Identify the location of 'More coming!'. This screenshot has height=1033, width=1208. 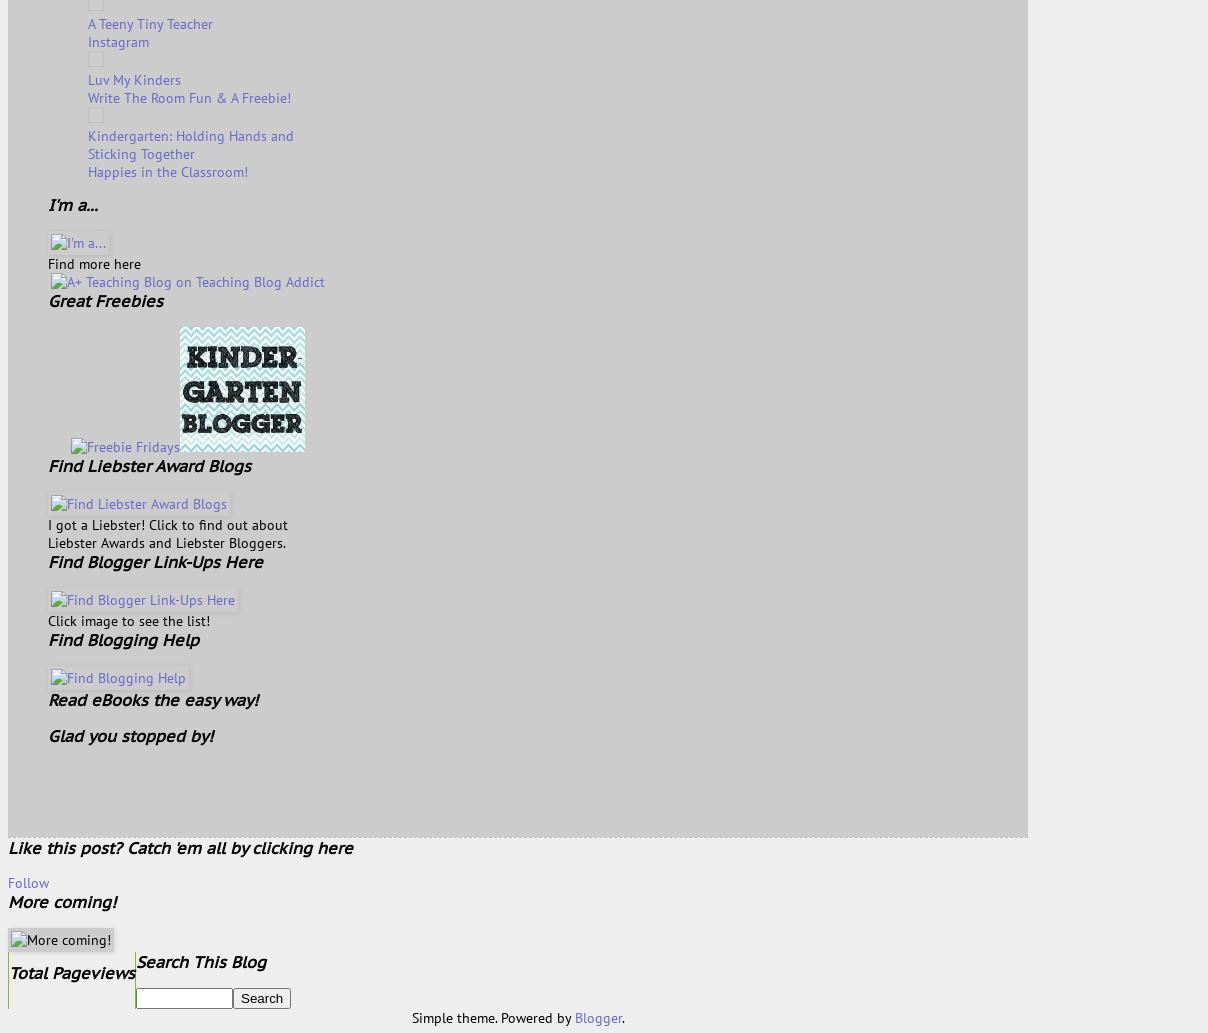
(60, 901).